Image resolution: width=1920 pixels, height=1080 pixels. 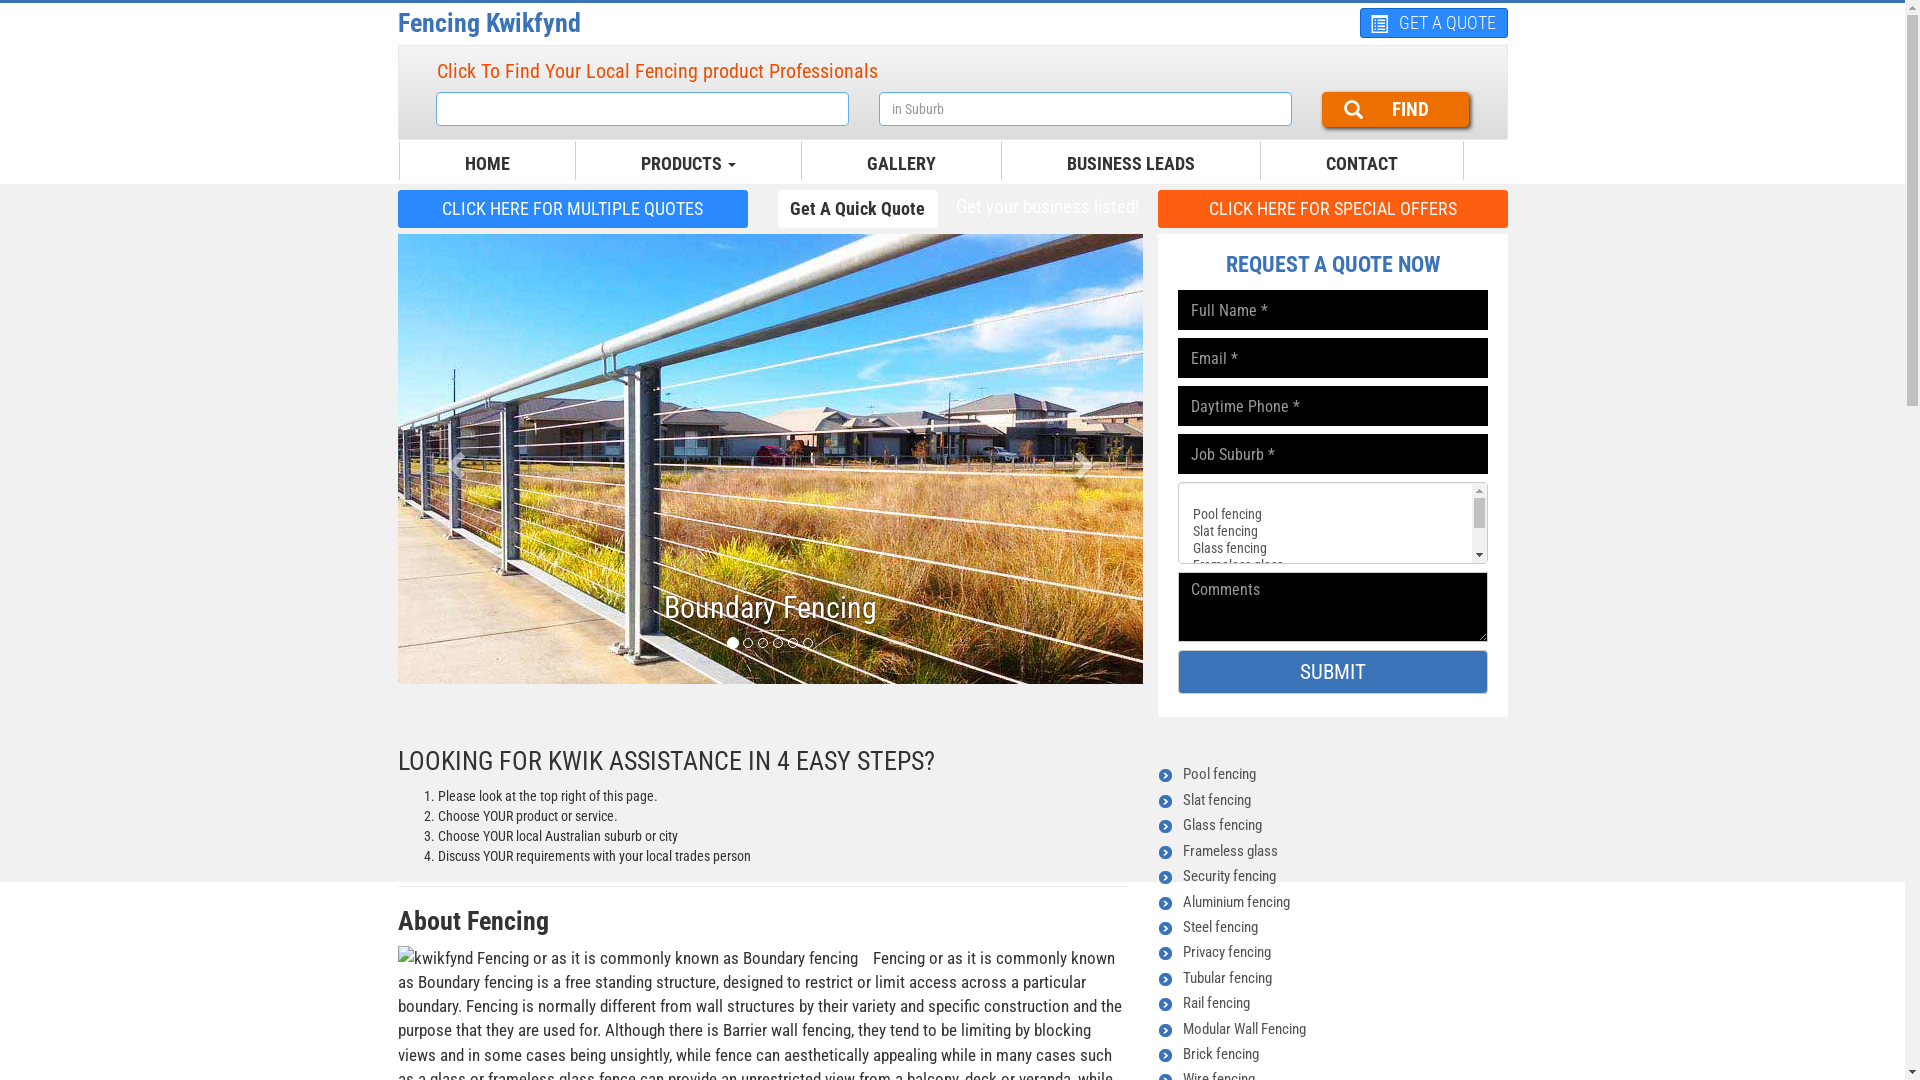 What do you see at coordinates (688, 163) in the screenshot?
I see `'PRODUCTS'` at bounding box center [688, 163].